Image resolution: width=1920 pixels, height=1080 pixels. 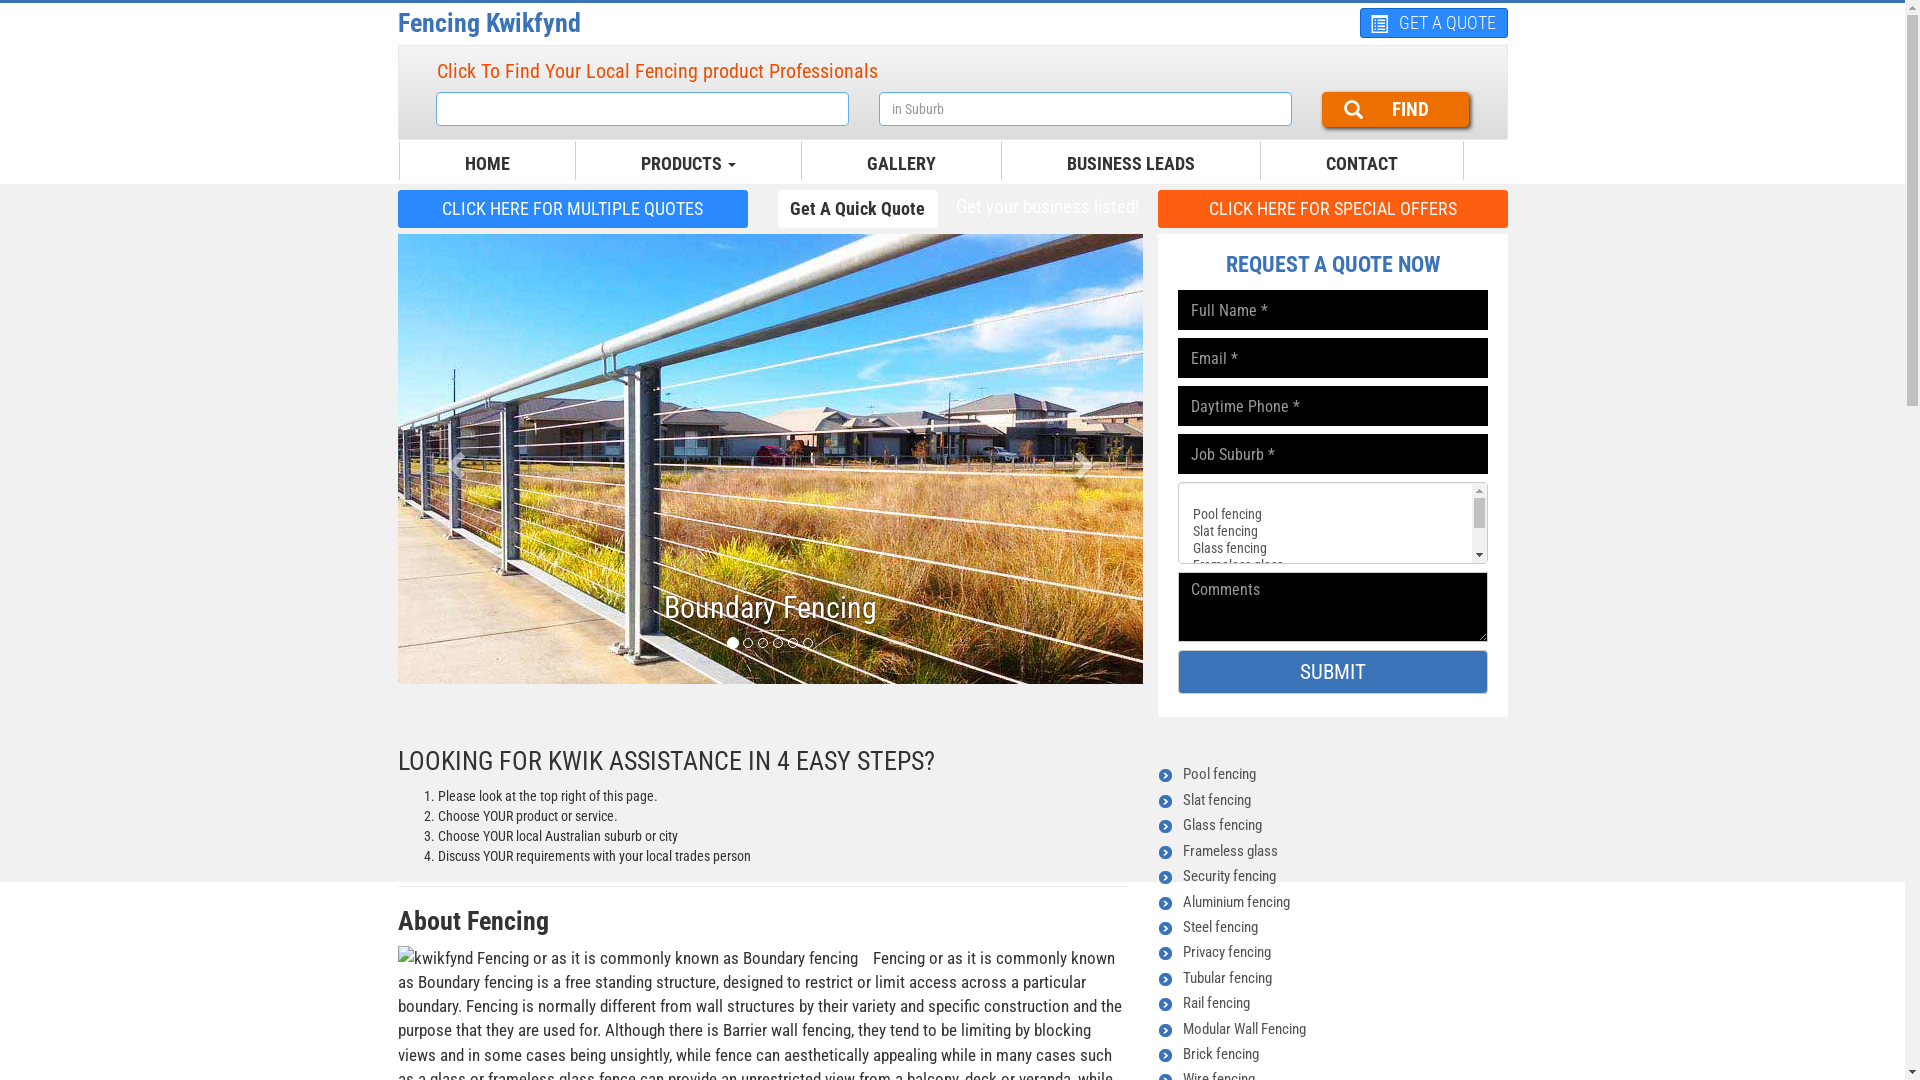 What do you see at coordinates (688, 163) in the screenshot?
I see `'PRODUCTS'` at bounding box center [688, 163].